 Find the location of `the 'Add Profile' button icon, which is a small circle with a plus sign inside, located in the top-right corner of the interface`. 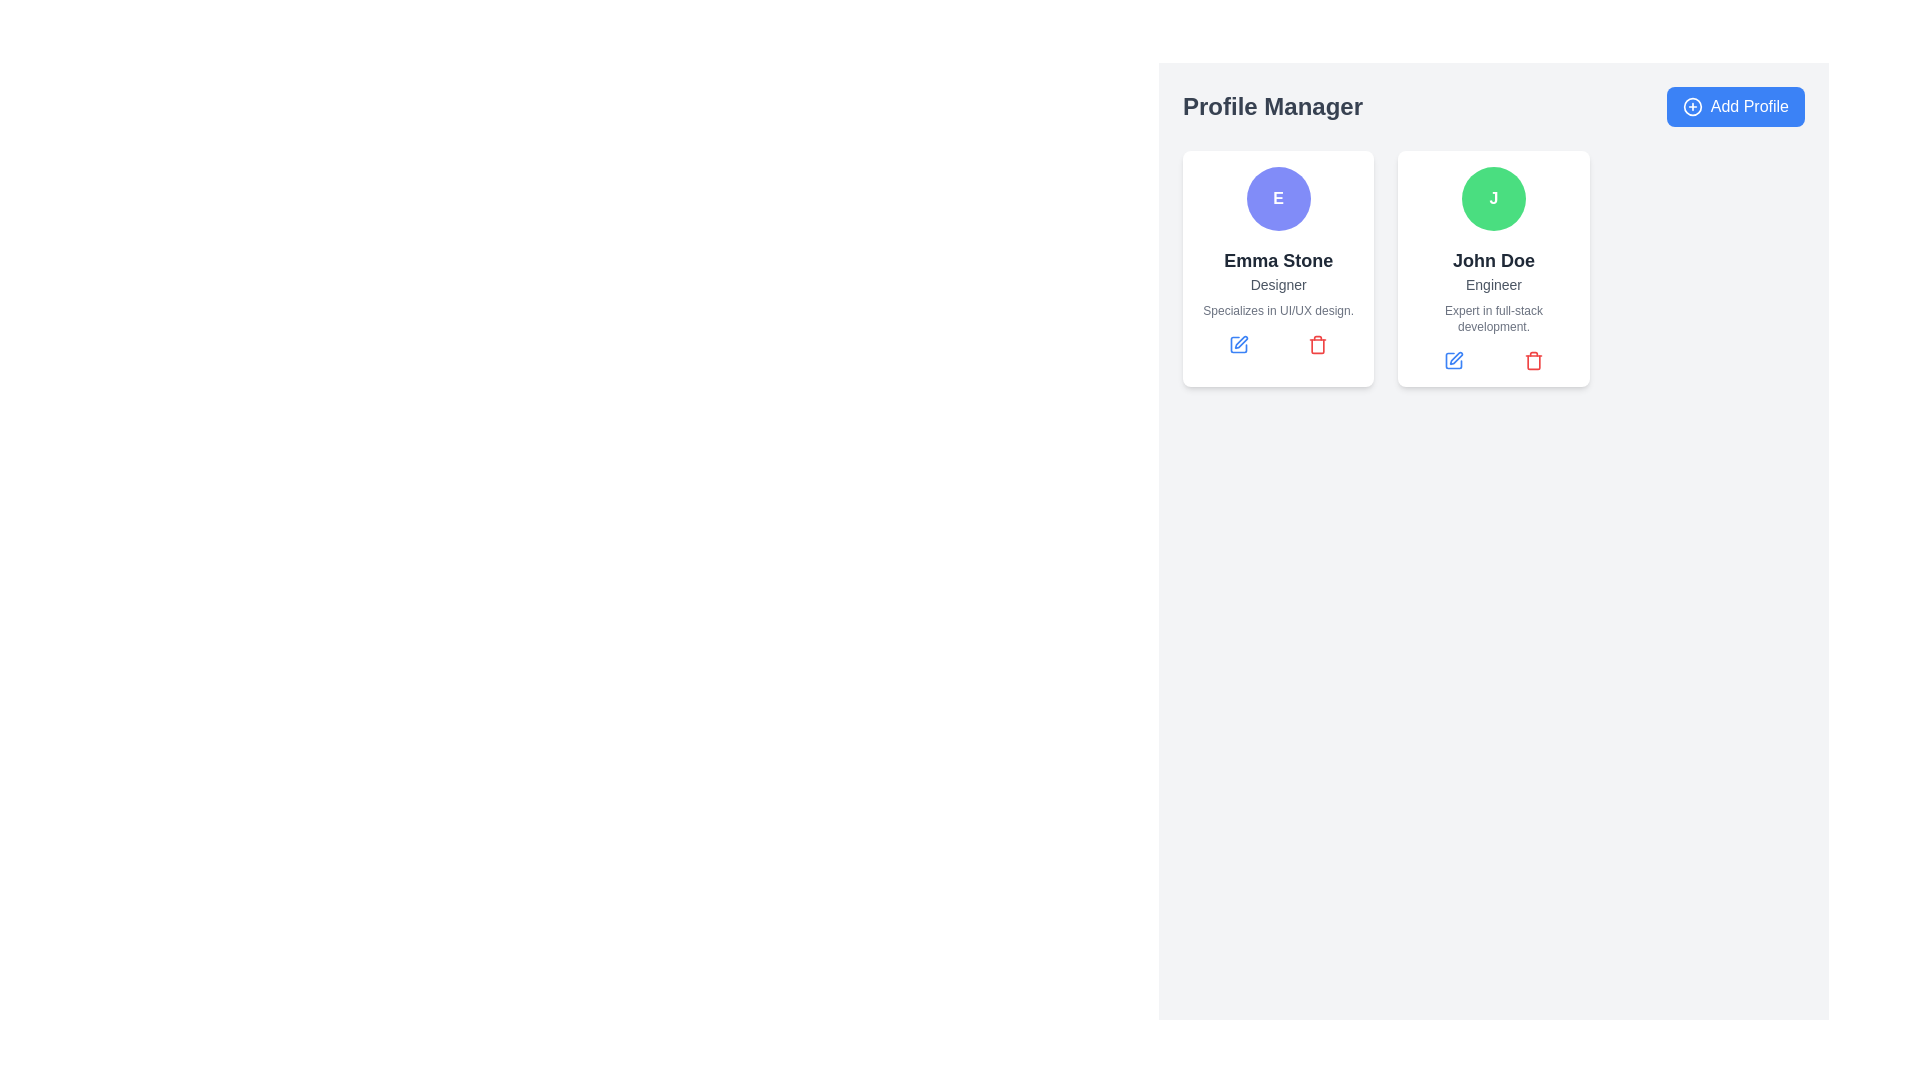

the 'Add Profile' button icon, which is a small circle with a plus sign inside, located in the top-right corner of the interface is located at coordinates (1691, 107).